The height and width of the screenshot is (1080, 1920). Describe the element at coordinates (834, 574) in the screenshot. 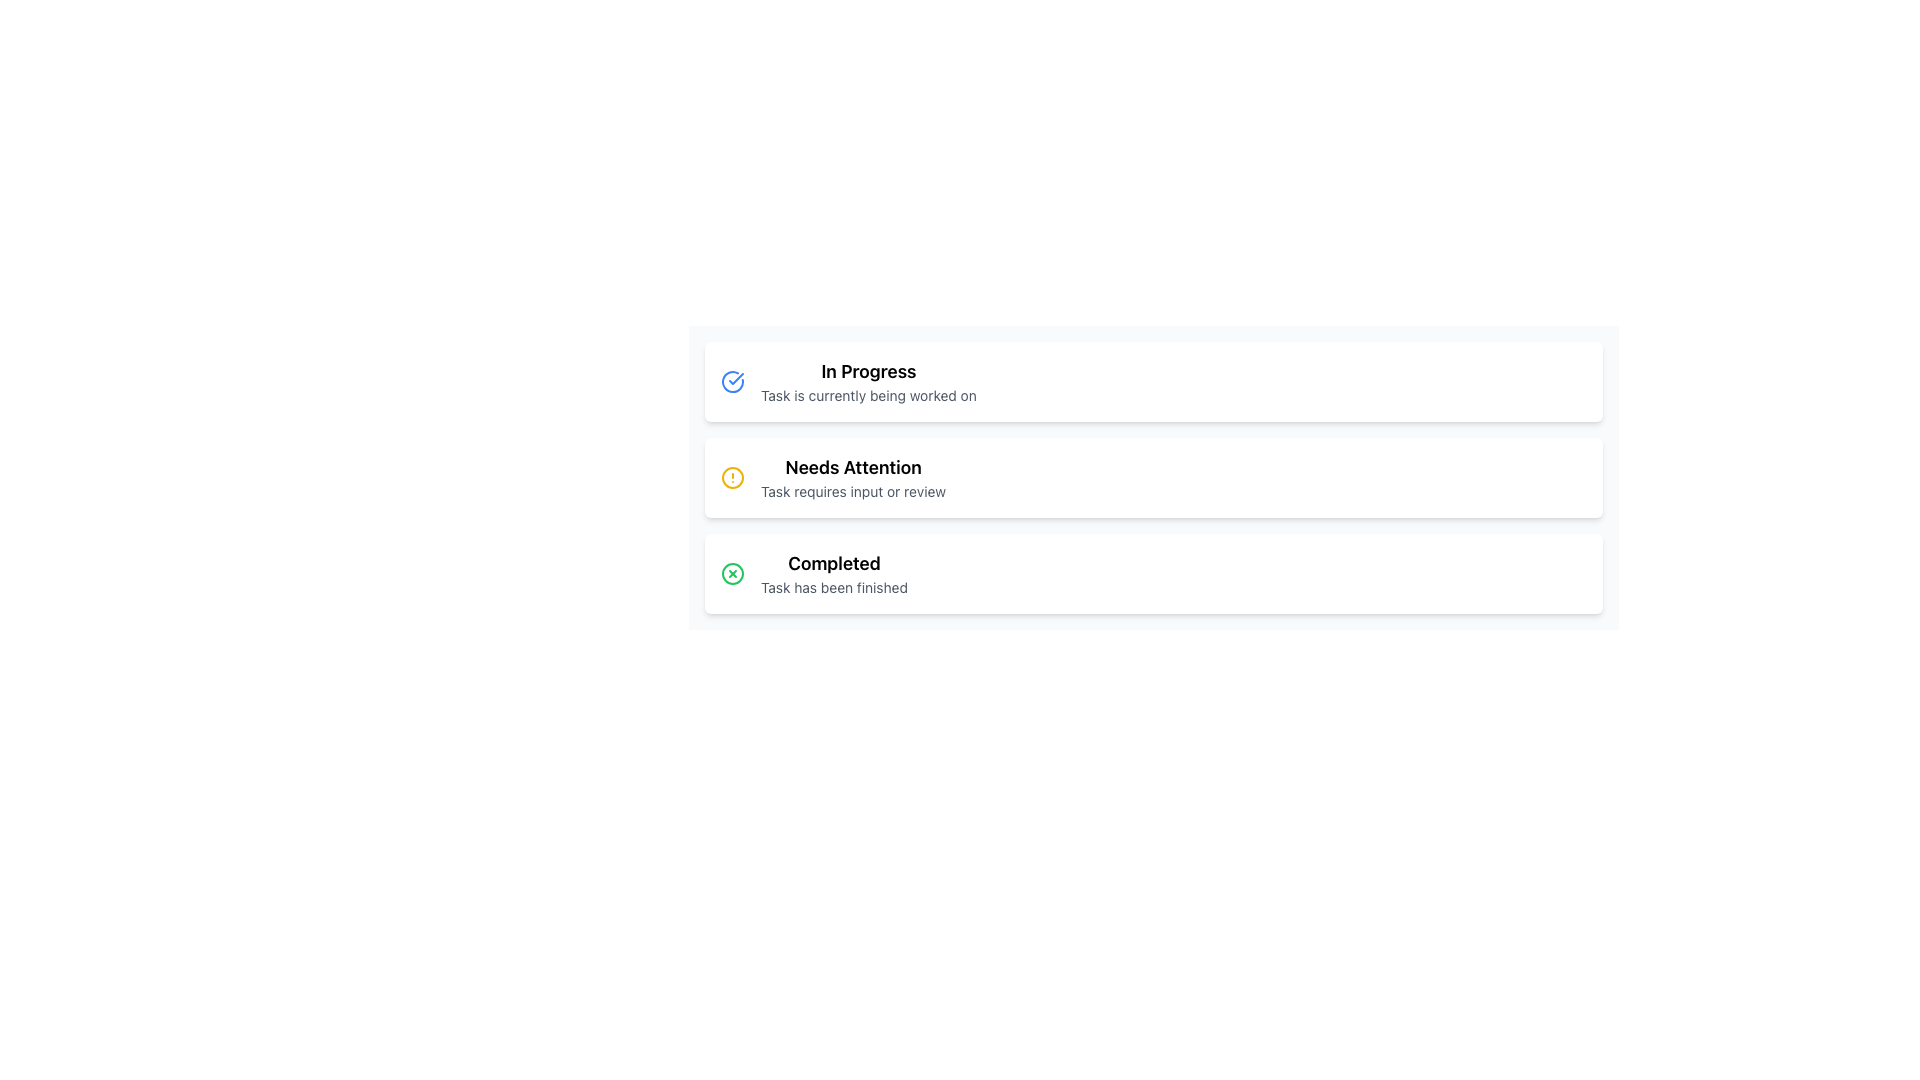

I see `the static text block that communicates information about a completed task, located under the 'Completed' section` at that location.